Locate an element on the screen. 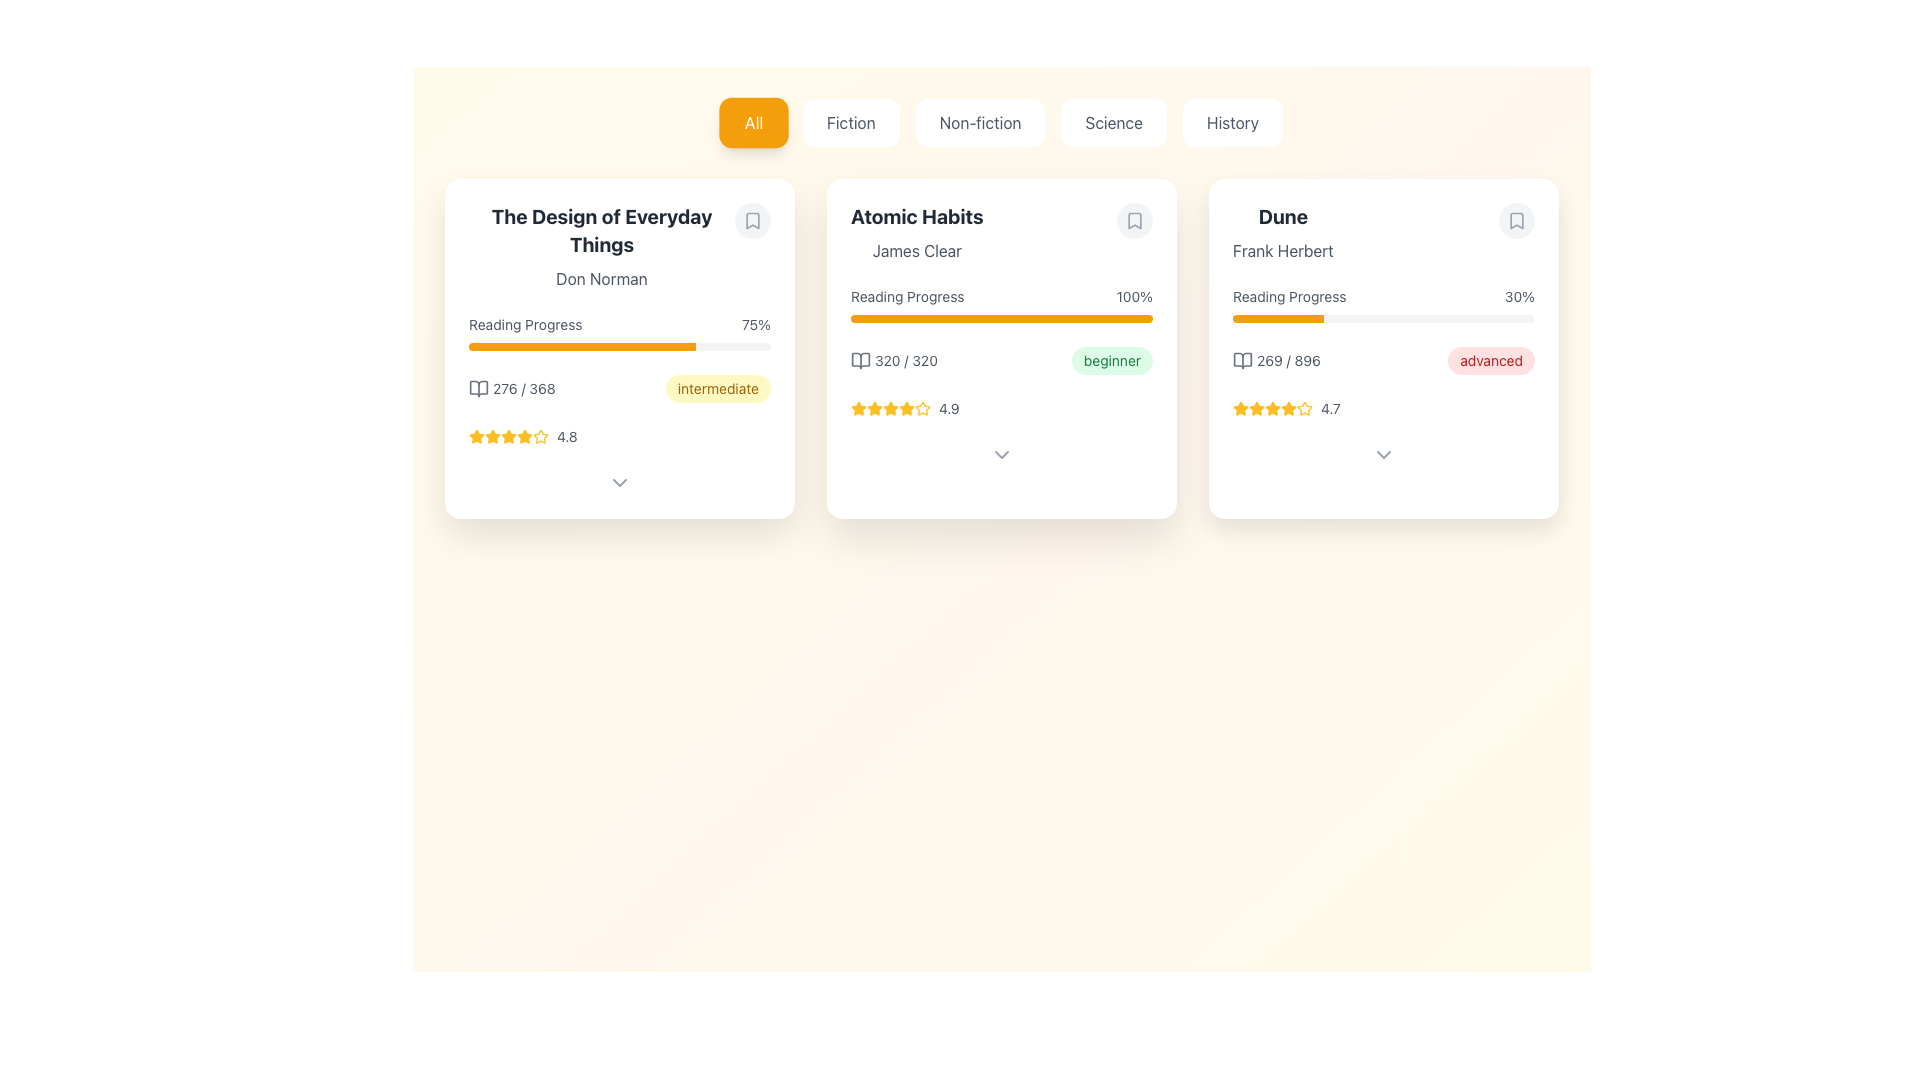 The width and height of the screenshot is (1920, 1080). text displaying the current and total number of pages for the book within the 'Atomic Habits' card interface, located below the 'Reading Progress' text and its progress bar, and to the left of a green badge labeled 'beginner.' is located at coordinates (893, 361).